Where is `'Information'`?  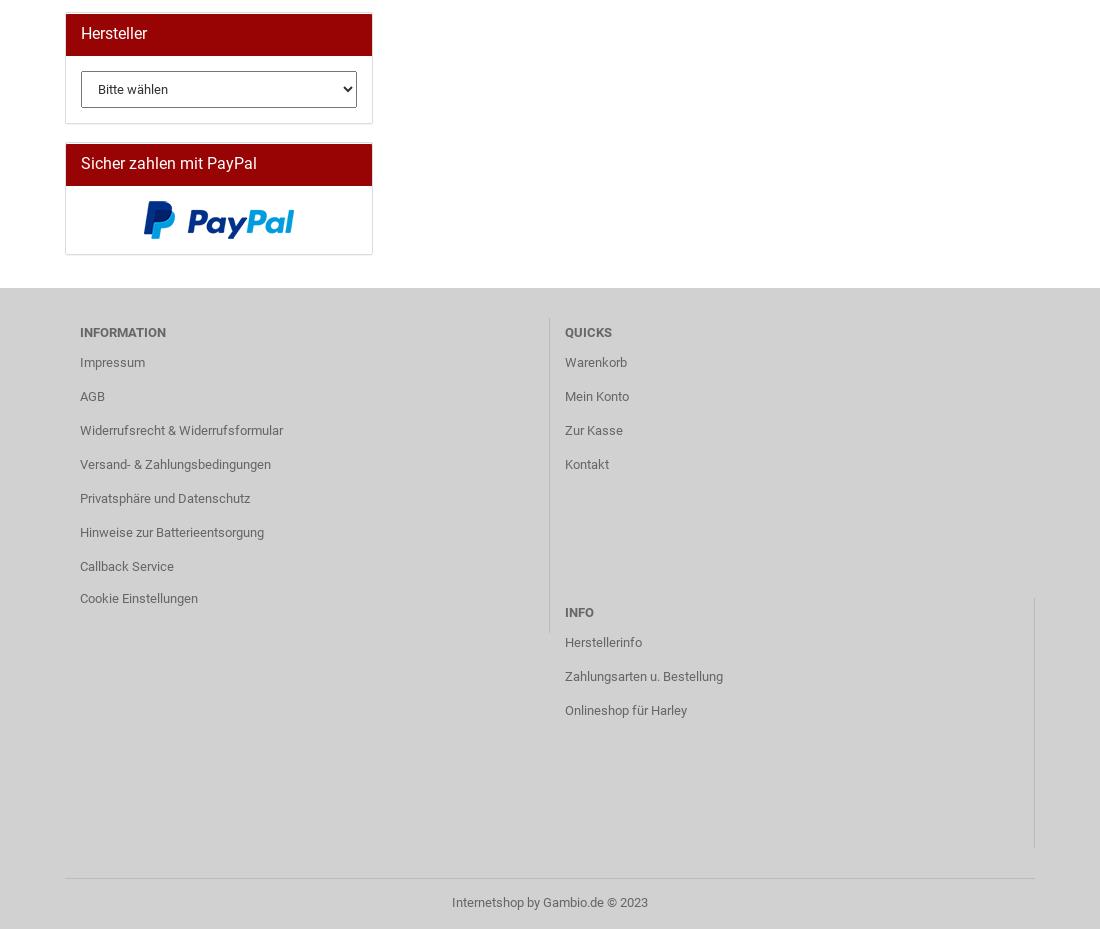 'Information' is located at coordinates (122, 332).